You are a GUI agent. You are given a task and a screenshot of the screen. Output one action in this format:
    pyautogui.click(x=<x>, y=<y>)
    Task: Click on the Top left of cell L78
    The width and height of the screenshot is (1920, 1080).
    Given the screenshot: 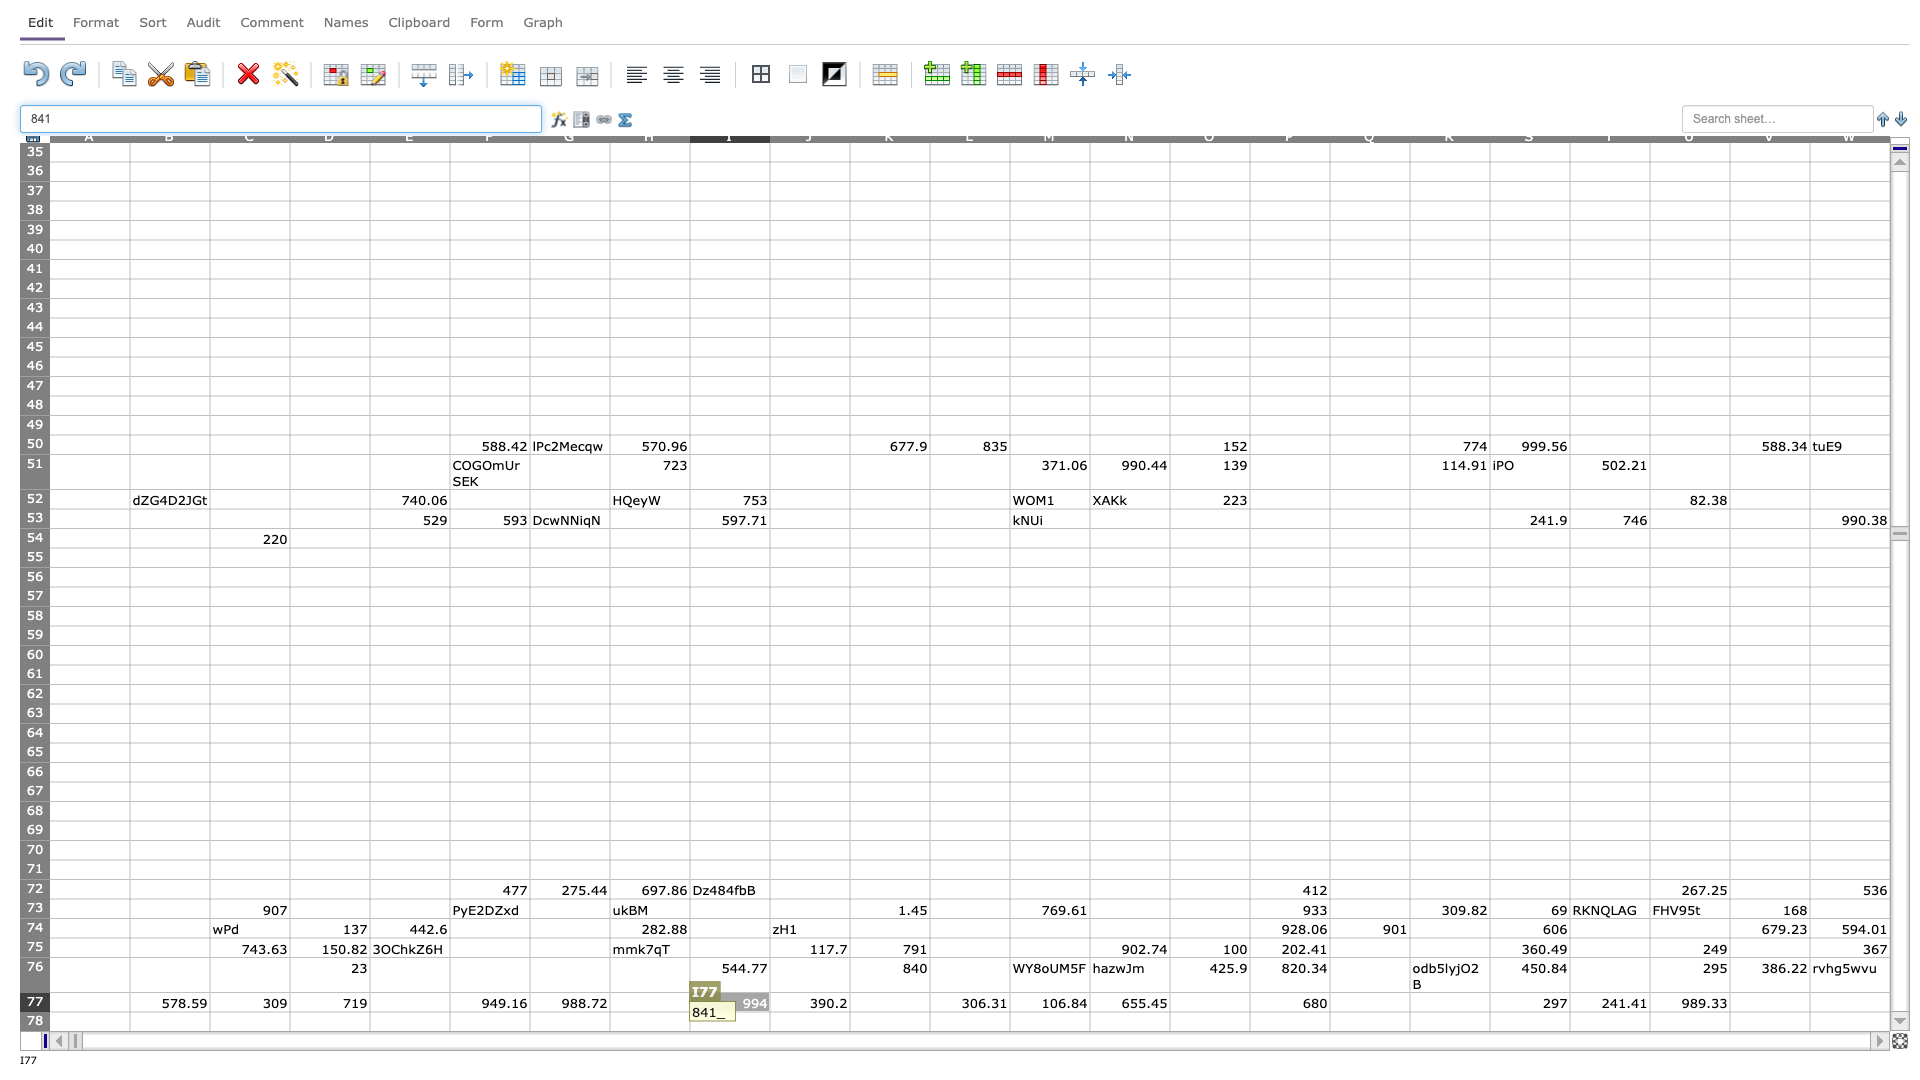 What is the action you would take?
    pyautogui.click(x=929, y=1011)
    